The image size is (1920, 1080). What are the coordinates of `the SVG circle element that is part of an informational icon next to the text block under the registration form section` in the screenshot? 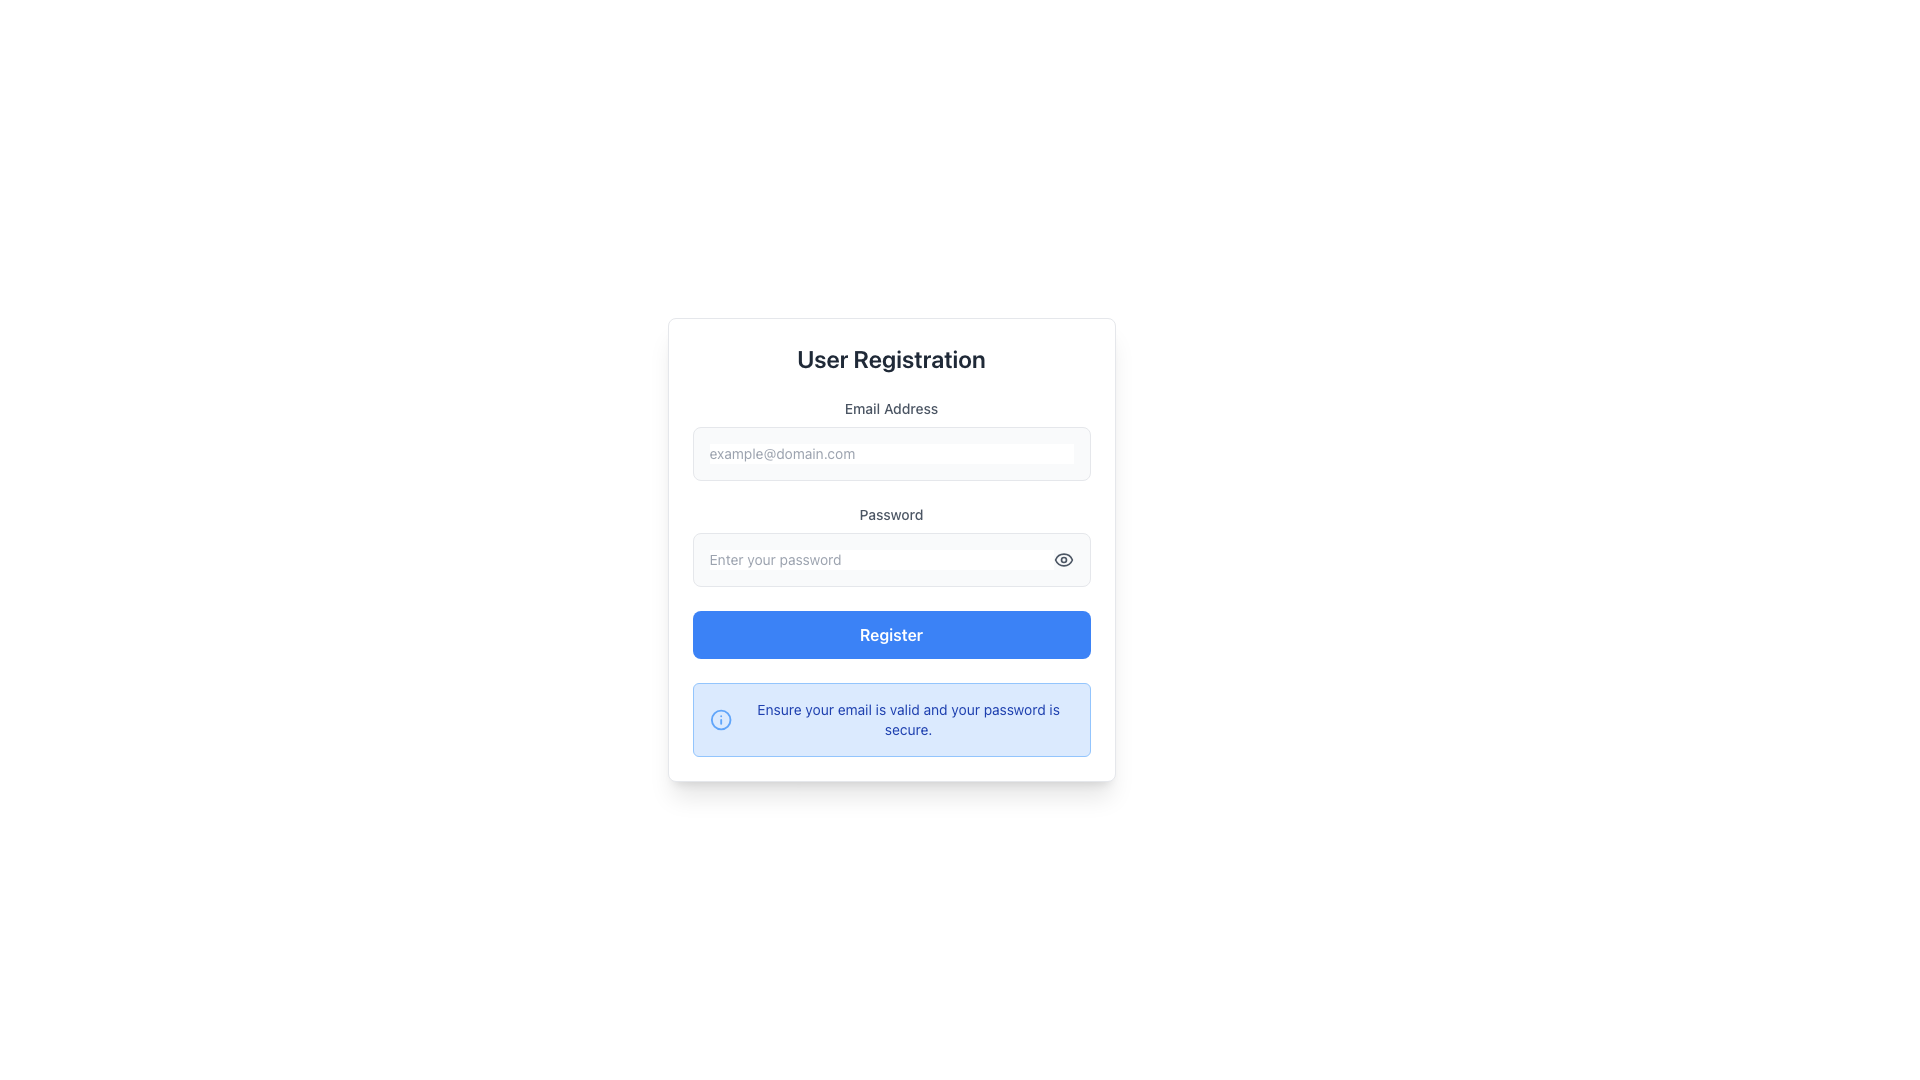 It's located at (720, 720).